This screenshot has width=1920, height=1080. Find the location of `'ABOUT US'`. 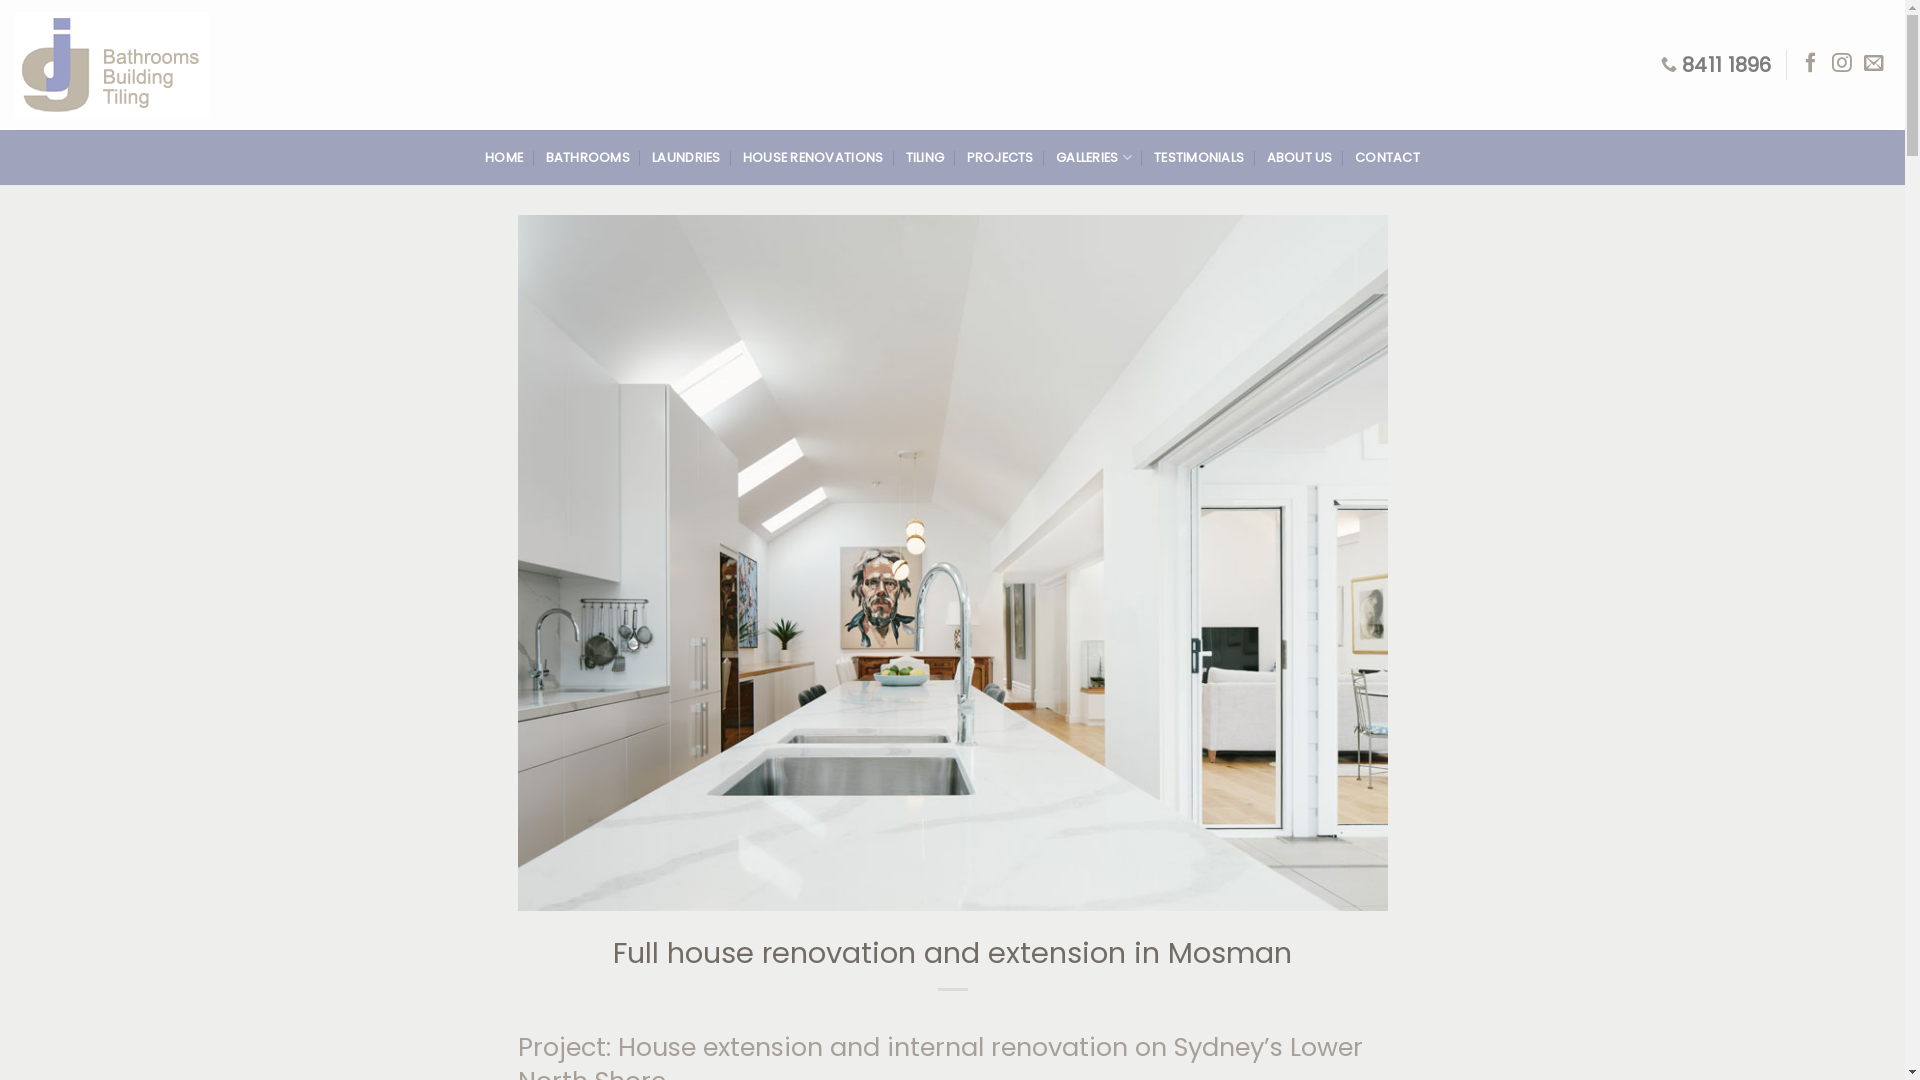

'ABOUT US' is located at coordinates (1300, 157).